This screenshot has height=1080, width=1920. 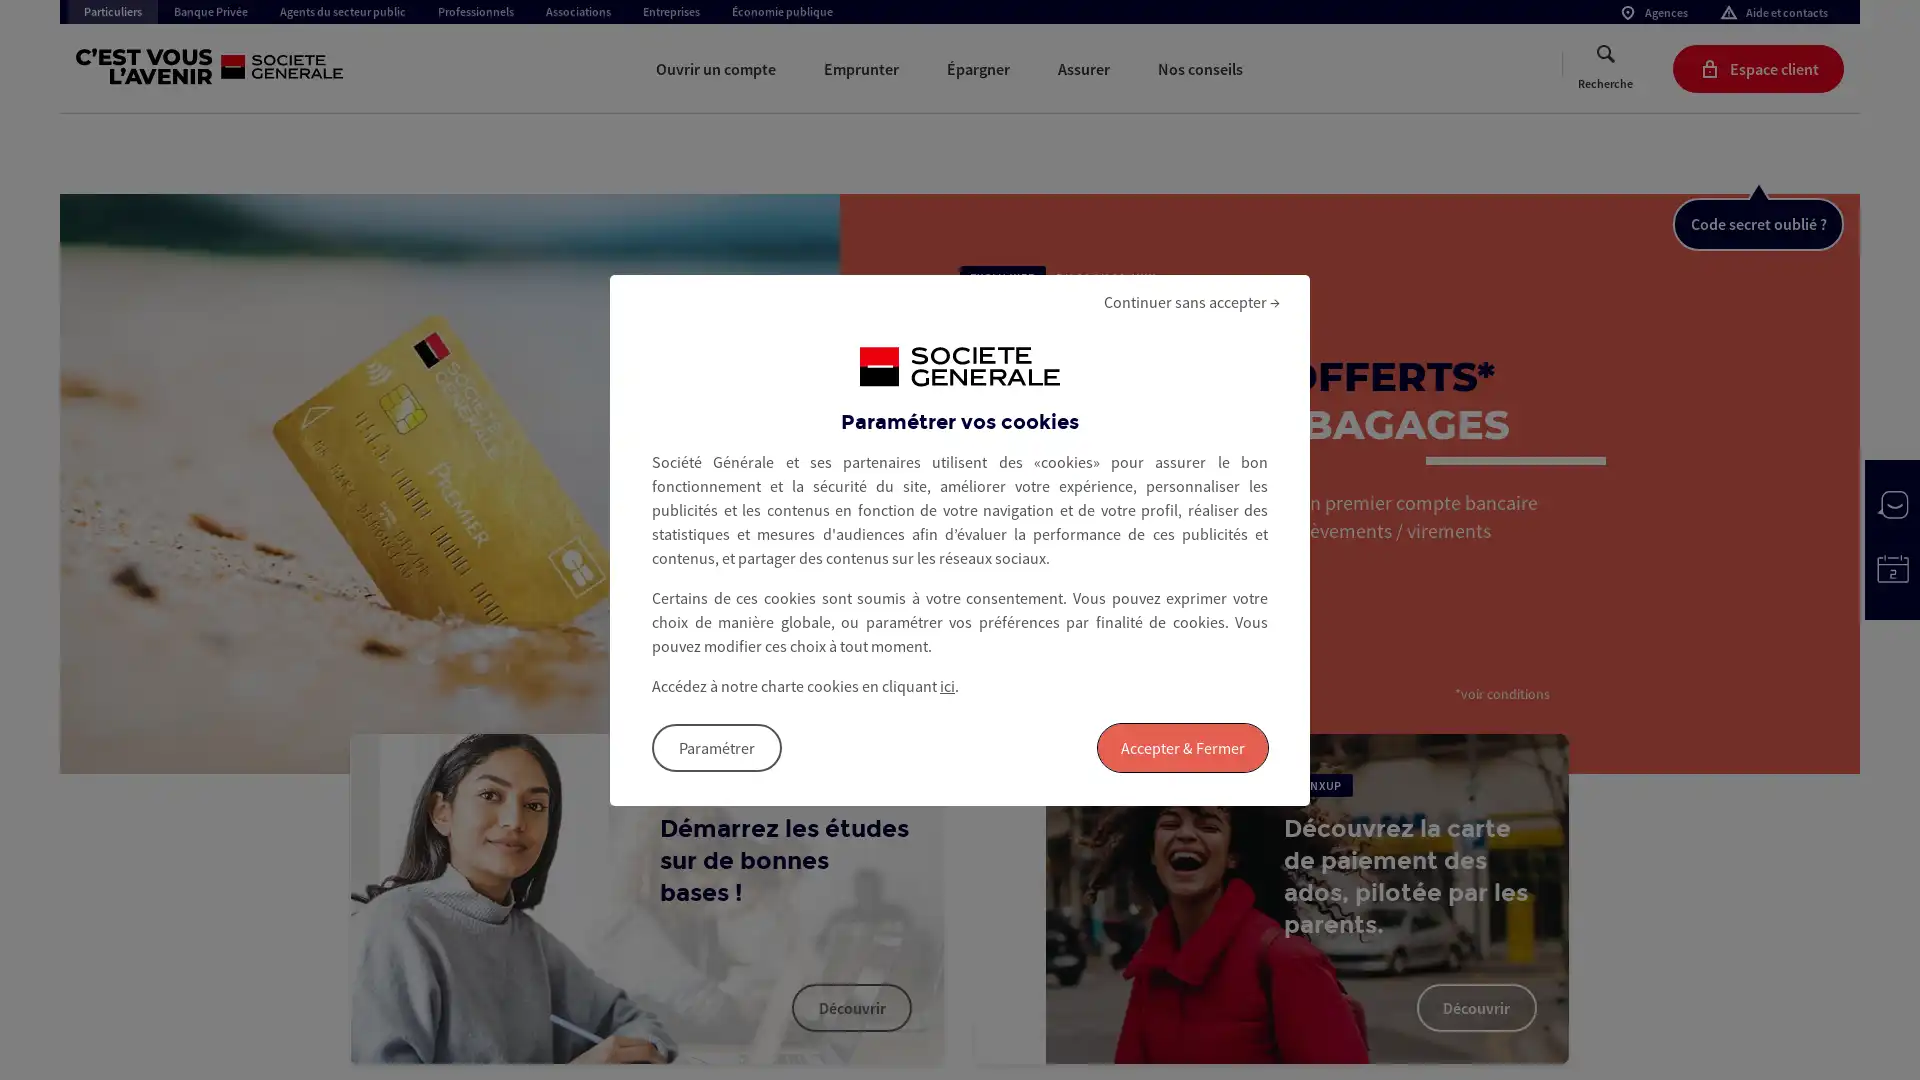 What do you see at coordinates (1191, 300) in the screenshot?
I see `Continuer sans accepter` at bounding box center [1191, 300].